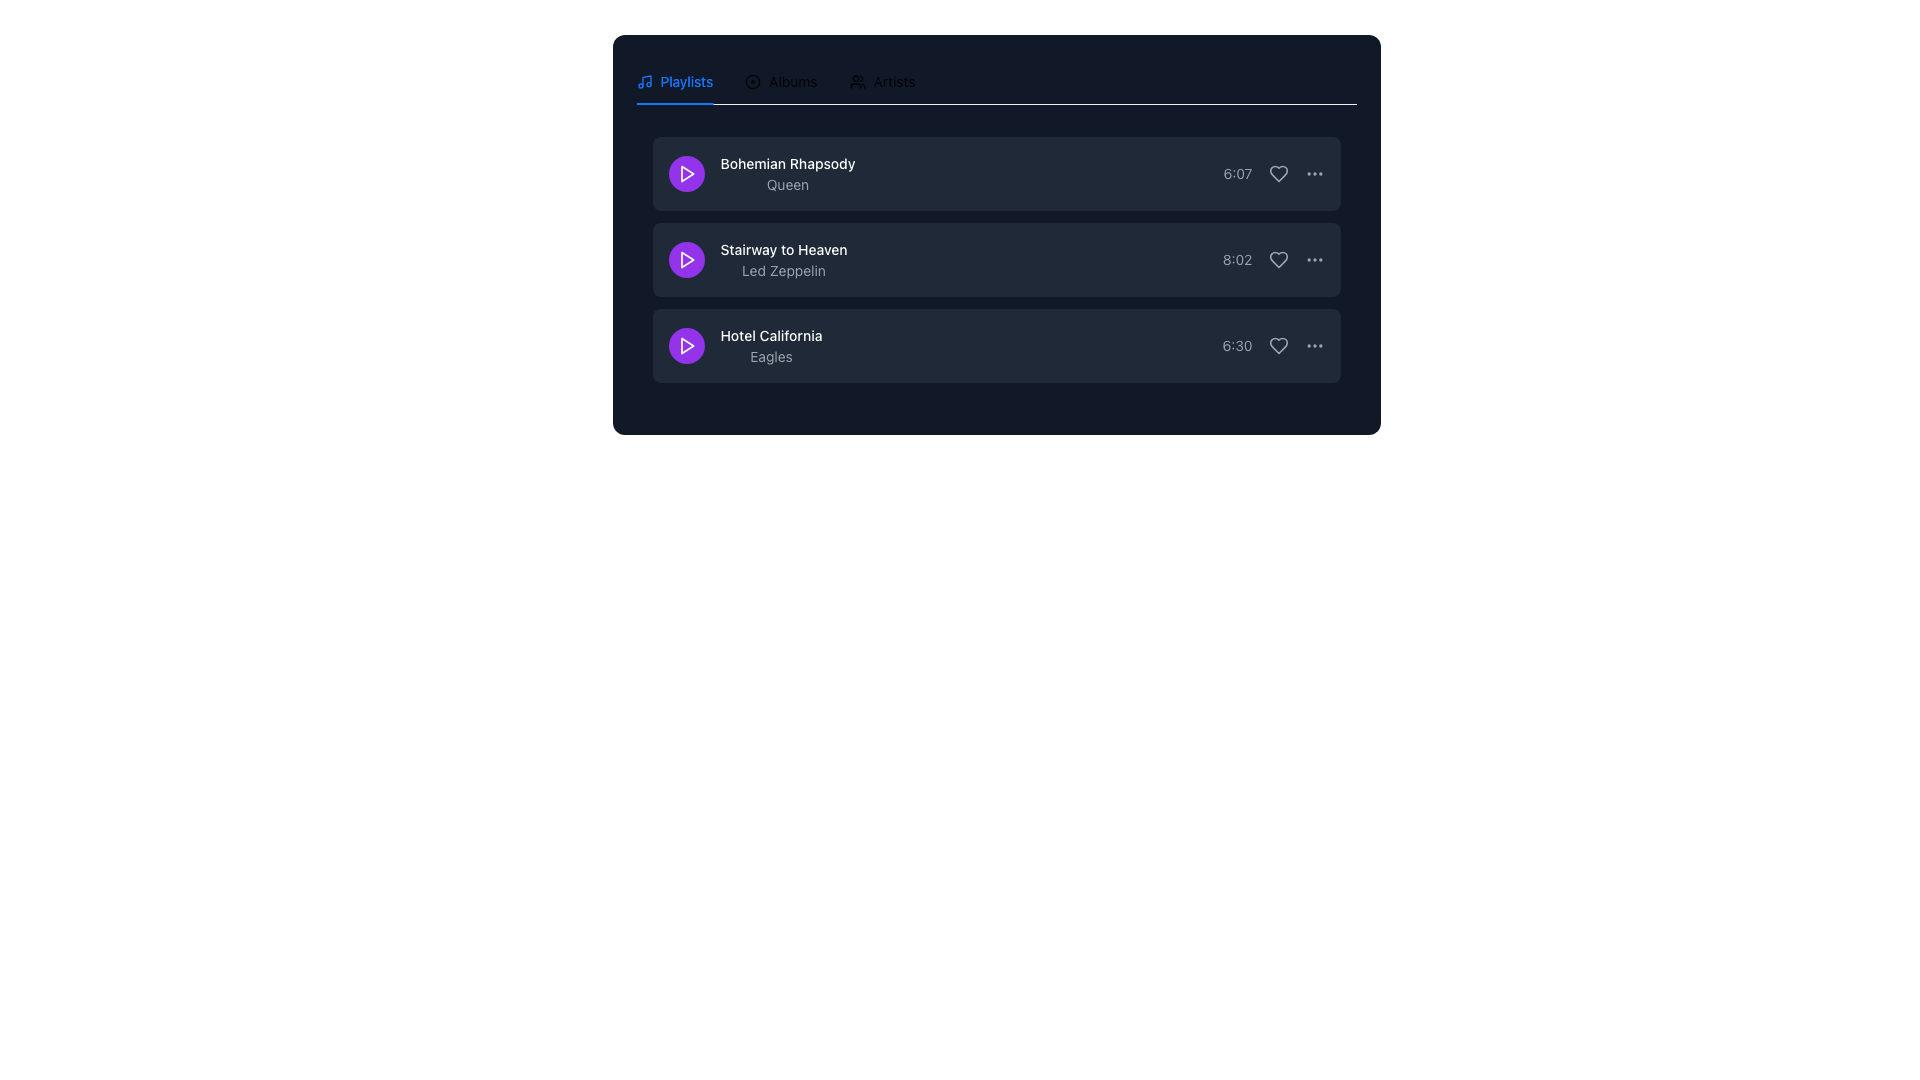 This screenshot has height=1080, width=1920. What do you see at coordinates (1277, 172) in the screenshot?
I see `the heart-shaped icon located to the right of the '6:07' timestamp text in the song 'Bohemian Rhapsody'` at bounding box center [1277, 172].